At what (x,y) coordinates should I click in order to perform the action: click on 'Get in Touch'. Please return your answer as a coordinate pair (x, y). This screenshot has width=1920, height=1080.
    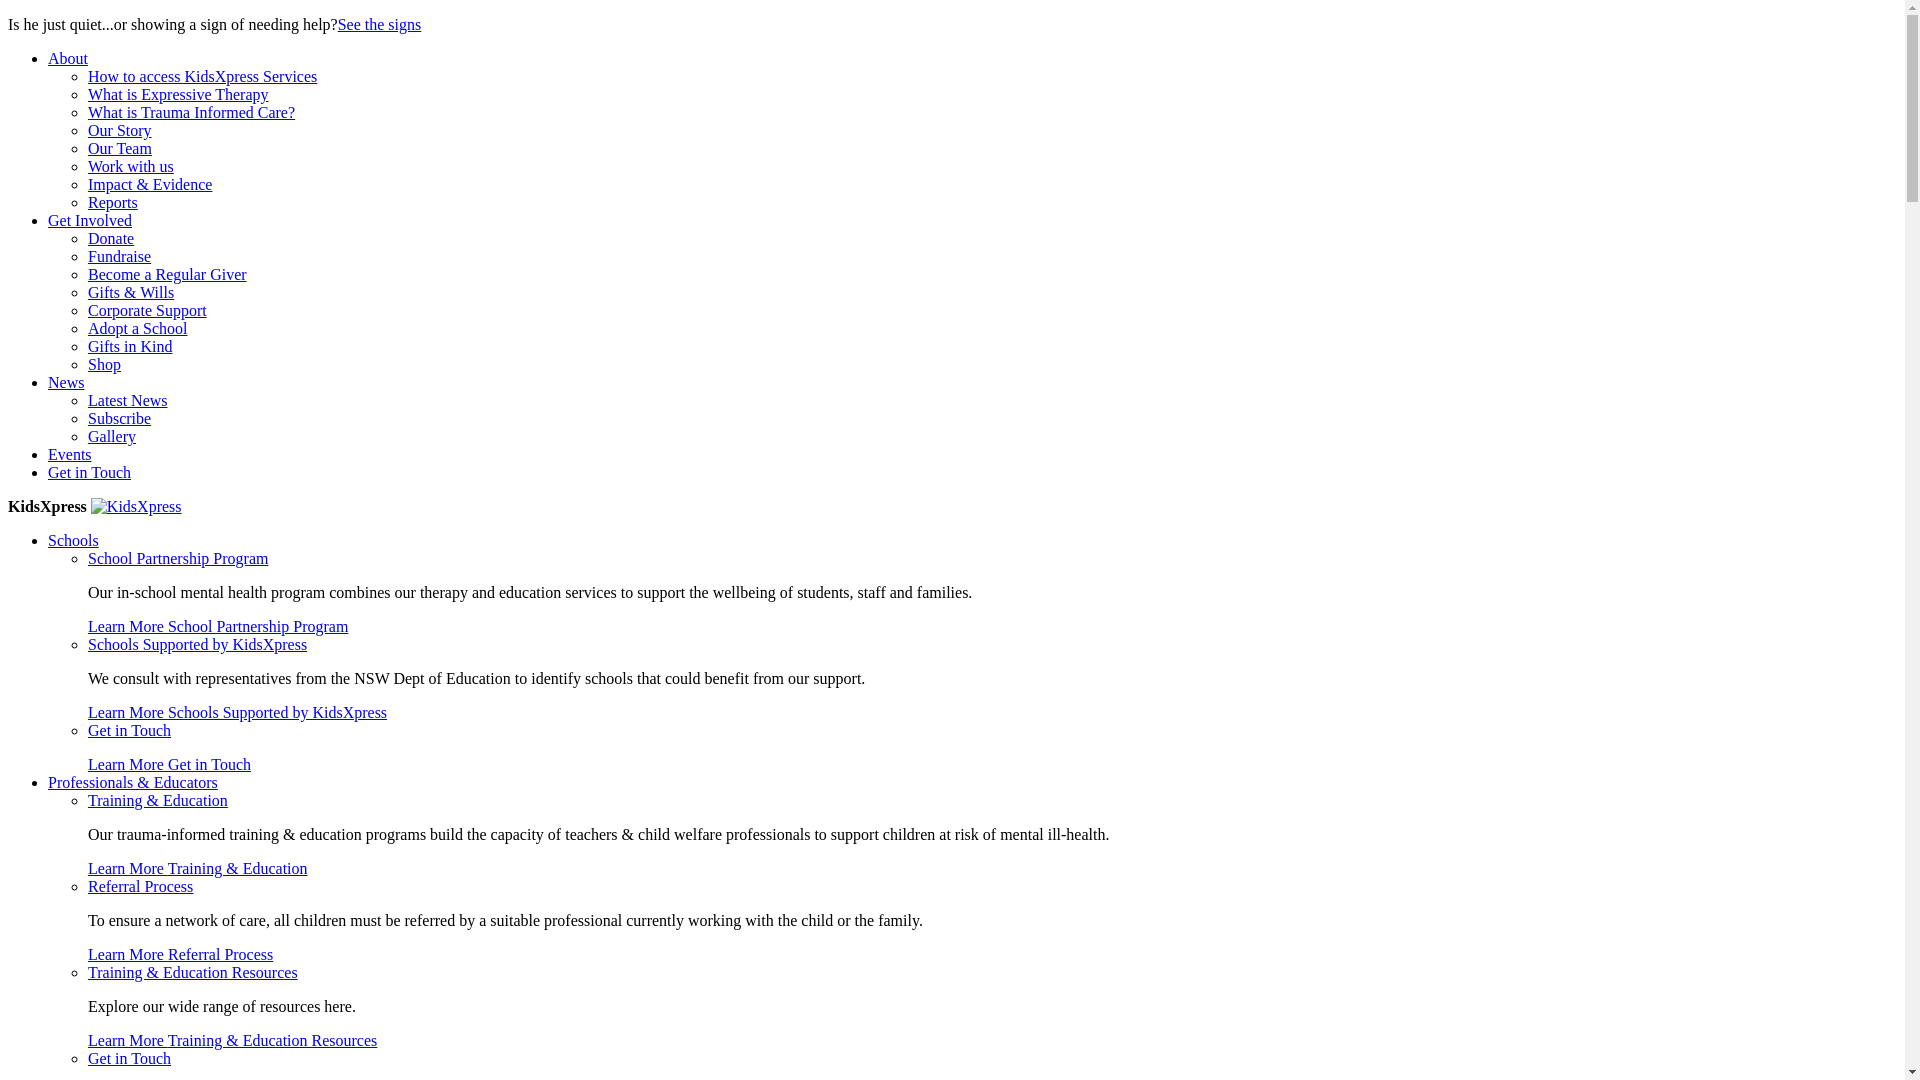
    Looking at the image, I should click on (88, 472).